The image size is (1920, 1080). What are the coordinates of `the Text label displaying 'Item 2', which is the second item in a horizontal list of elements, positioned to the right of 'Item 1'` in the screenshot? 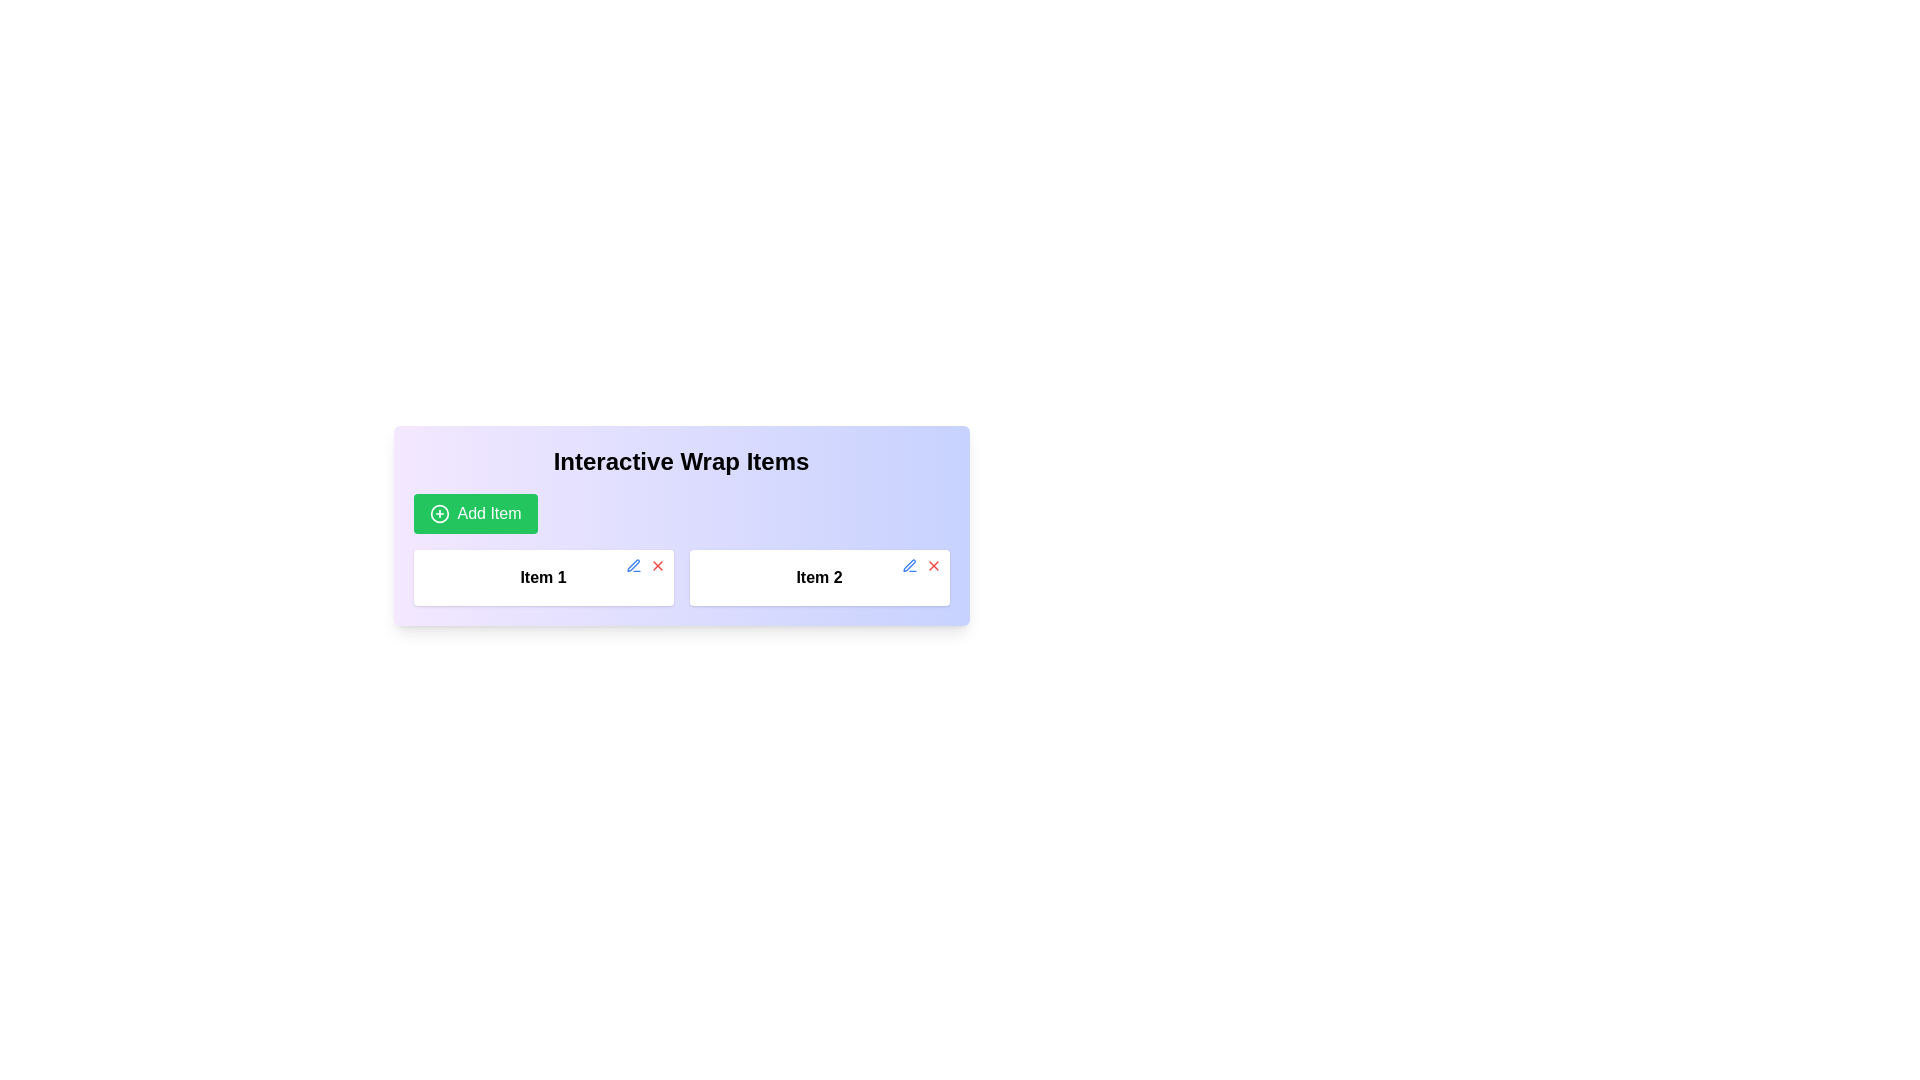 It's located at (819, 578).